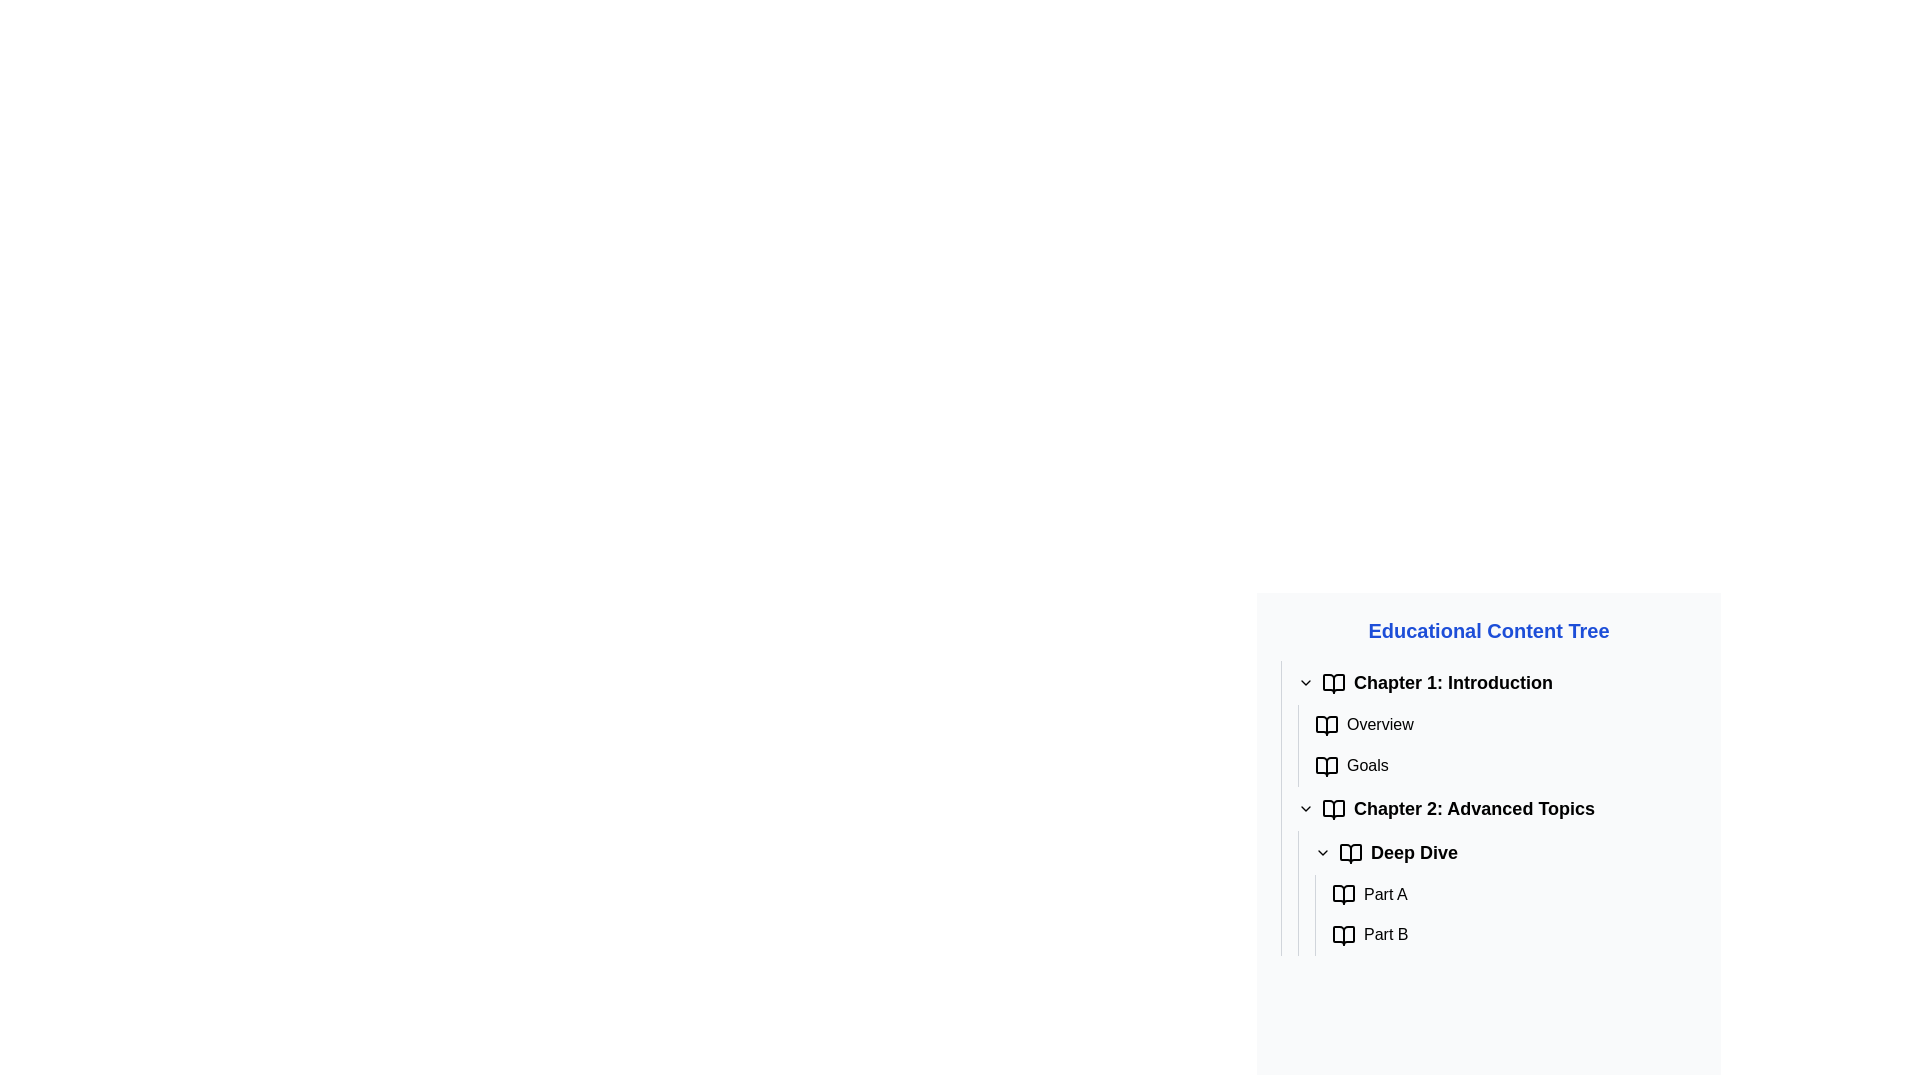 This screenshot has height=1080, width=1920. I want to click on the SVG icon representing an open book located next to the 'Goals' text in the 'Chapter 1: Introduction' section, so click(1326, 765).